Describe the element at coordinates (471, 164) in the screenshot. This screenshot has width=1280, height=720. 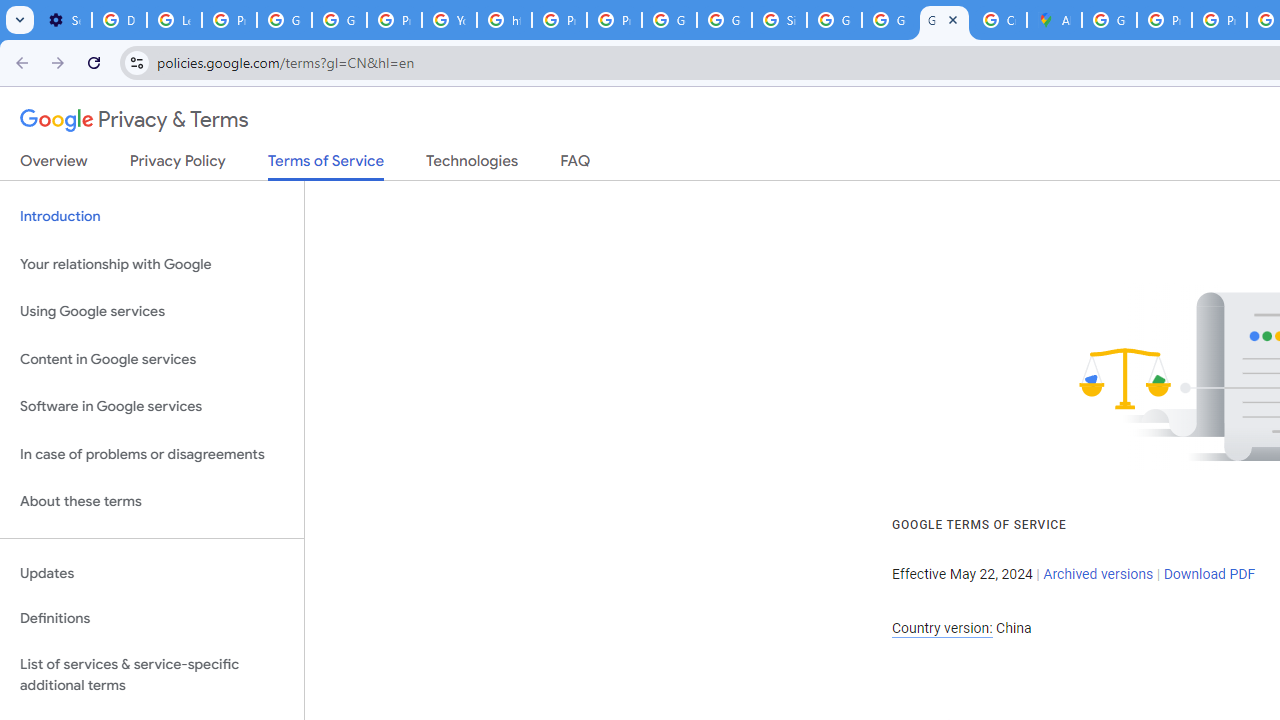
I see `'Technologies'` at that location.